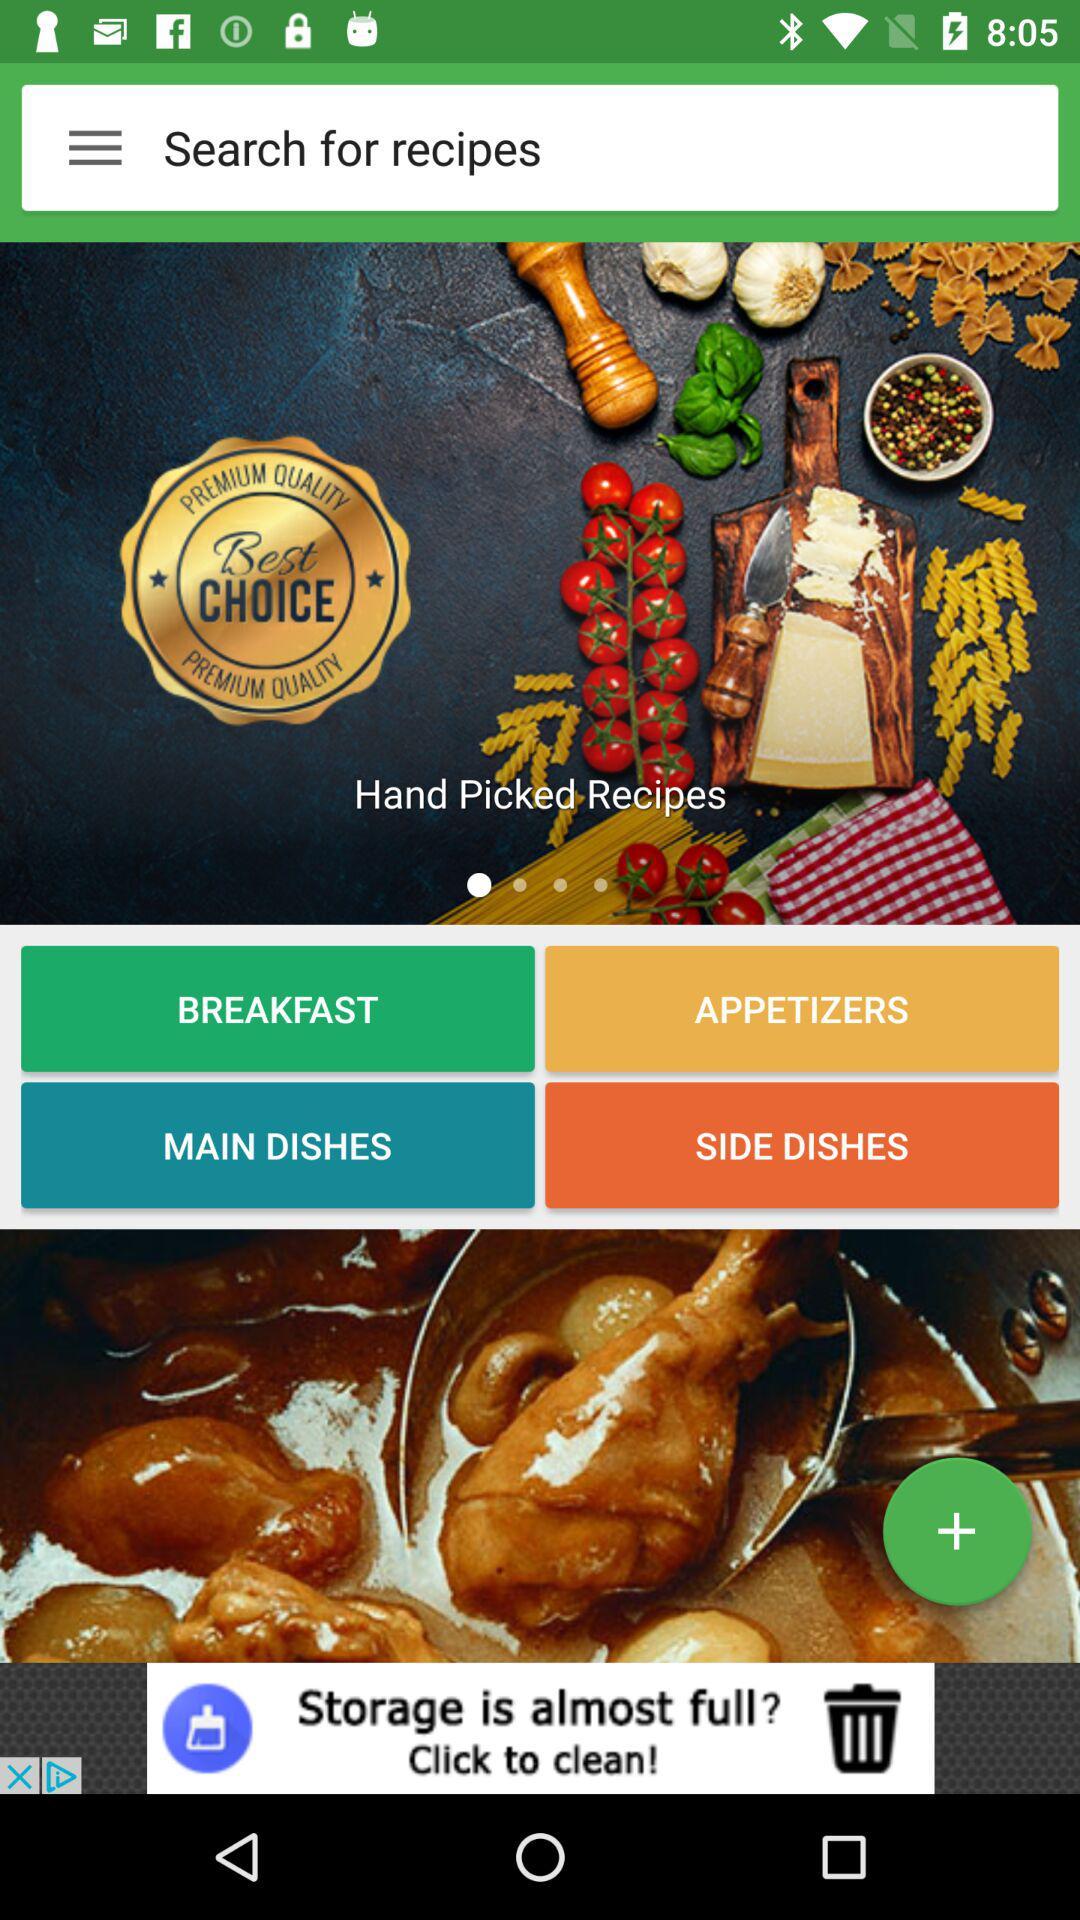 This screenshot has height=1920, width=1080. I want to click on the add icon, so click(955, 1538).